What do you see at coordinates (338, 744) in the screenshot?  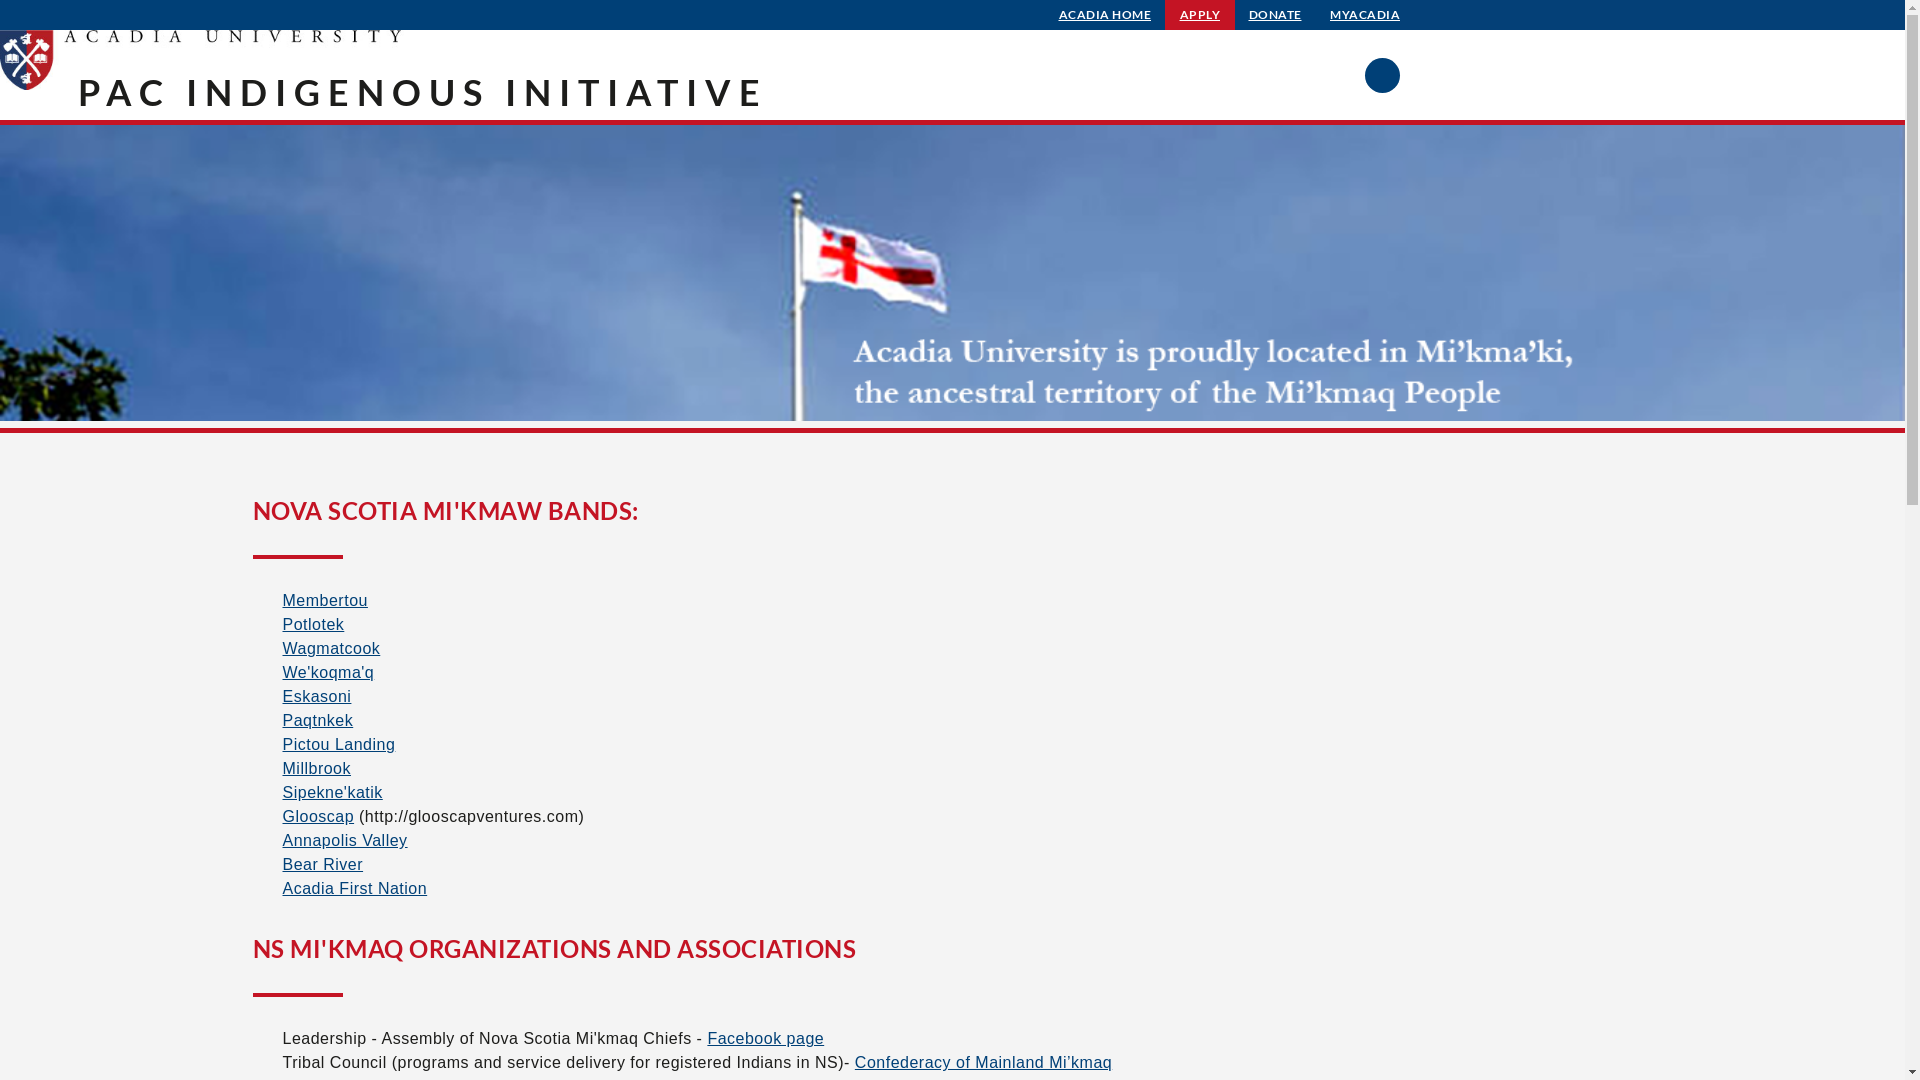 I see `'Pictou Landing'` at bounding box center [338, 744].